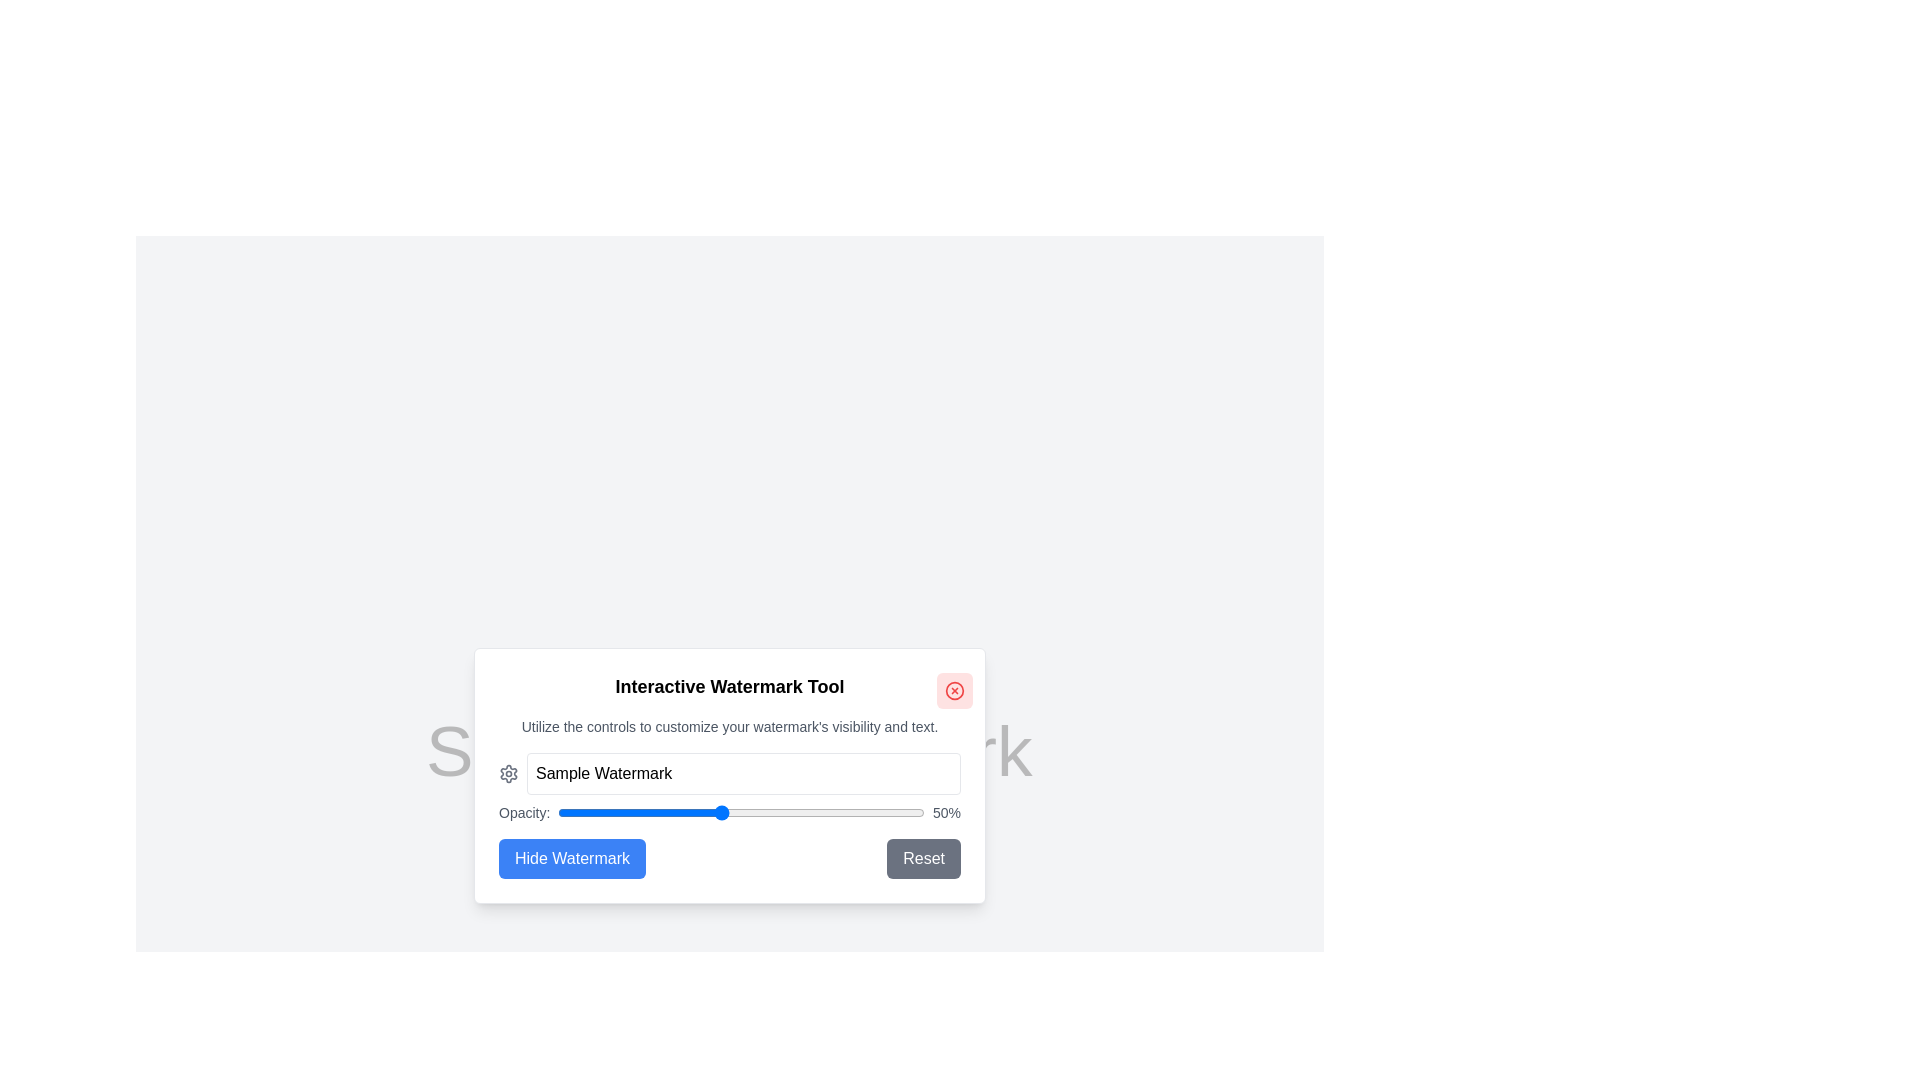  I want to click on the close button located at the top-right corner of the 'Interactive Watermark Tool' modal, so click(954, 689).